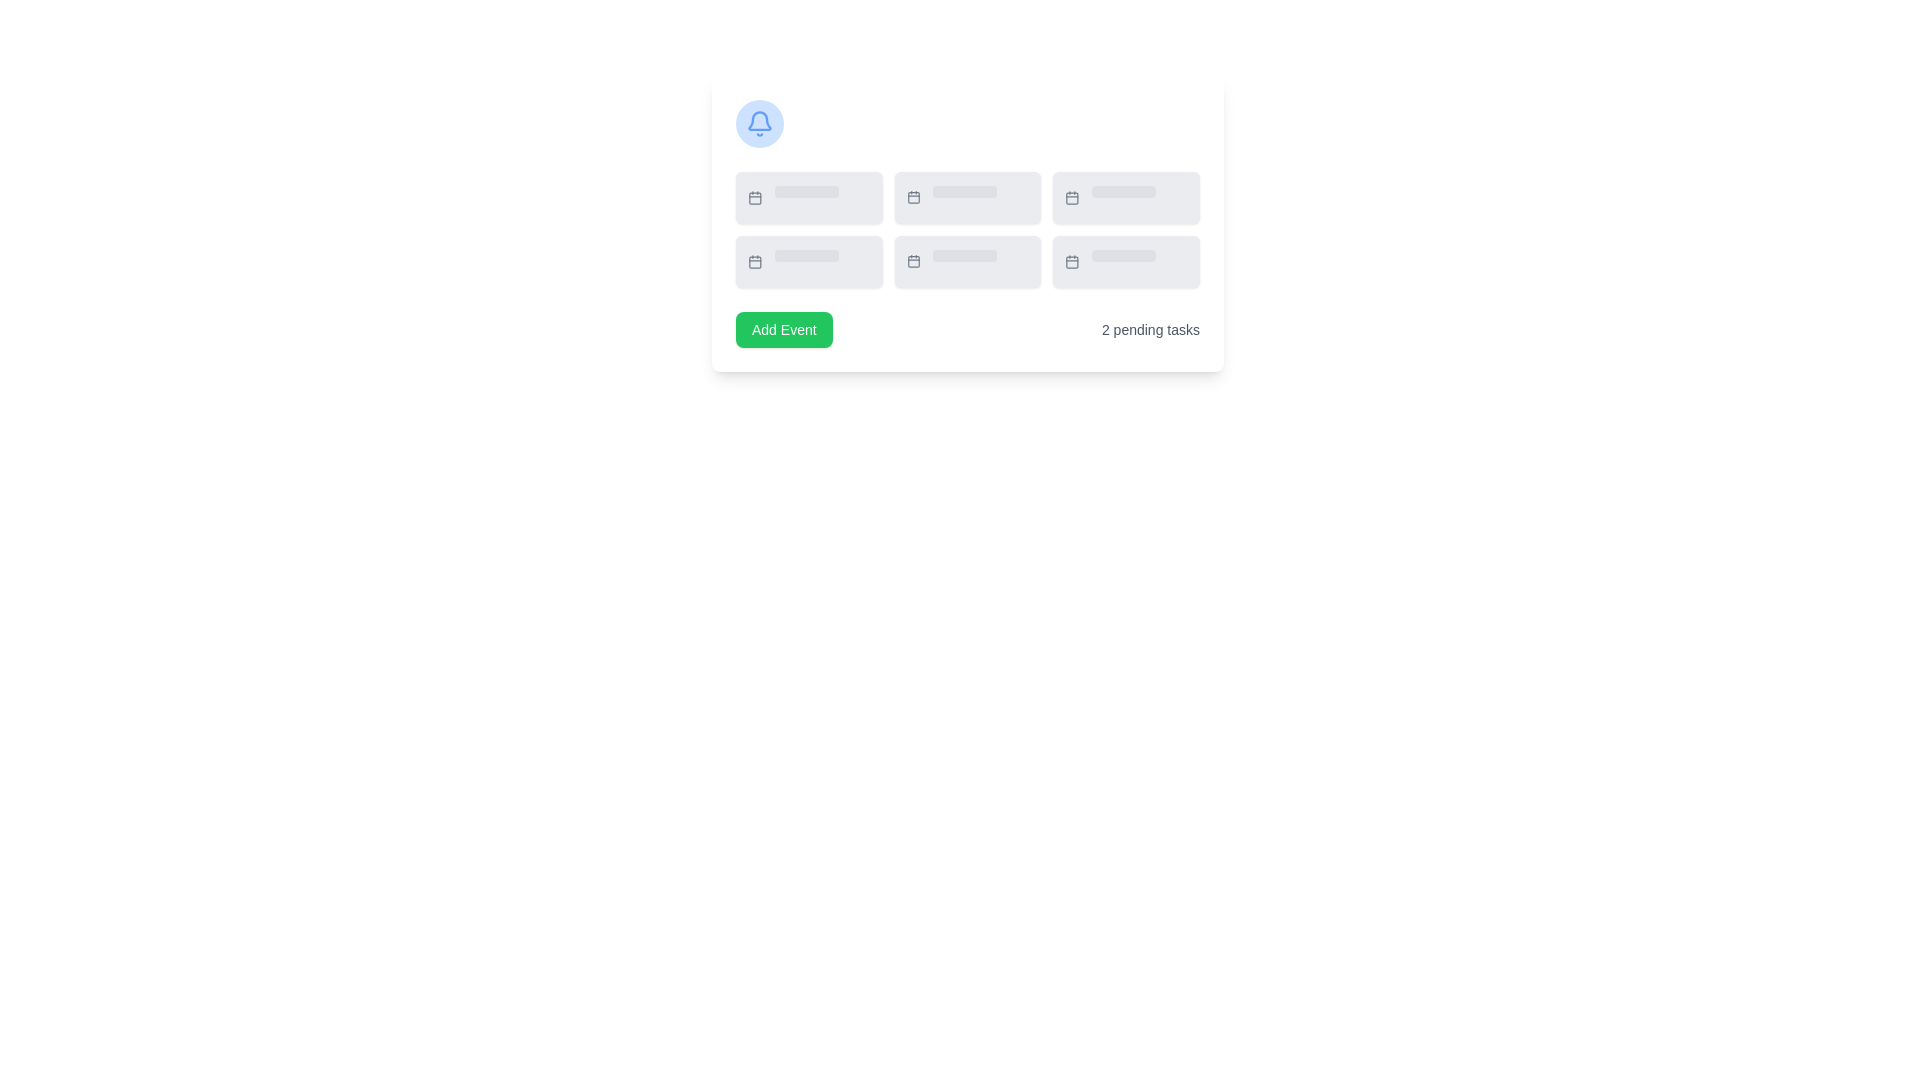 The height and width of the screenshot is (1080, 1920). What do you see at coordinates (822, 197) in the screenshot?
I see `the animation of the loading placeholder located in the second placeholder panel of the first row, adjacent to an icon on its left` at bounding box center [822, 197].